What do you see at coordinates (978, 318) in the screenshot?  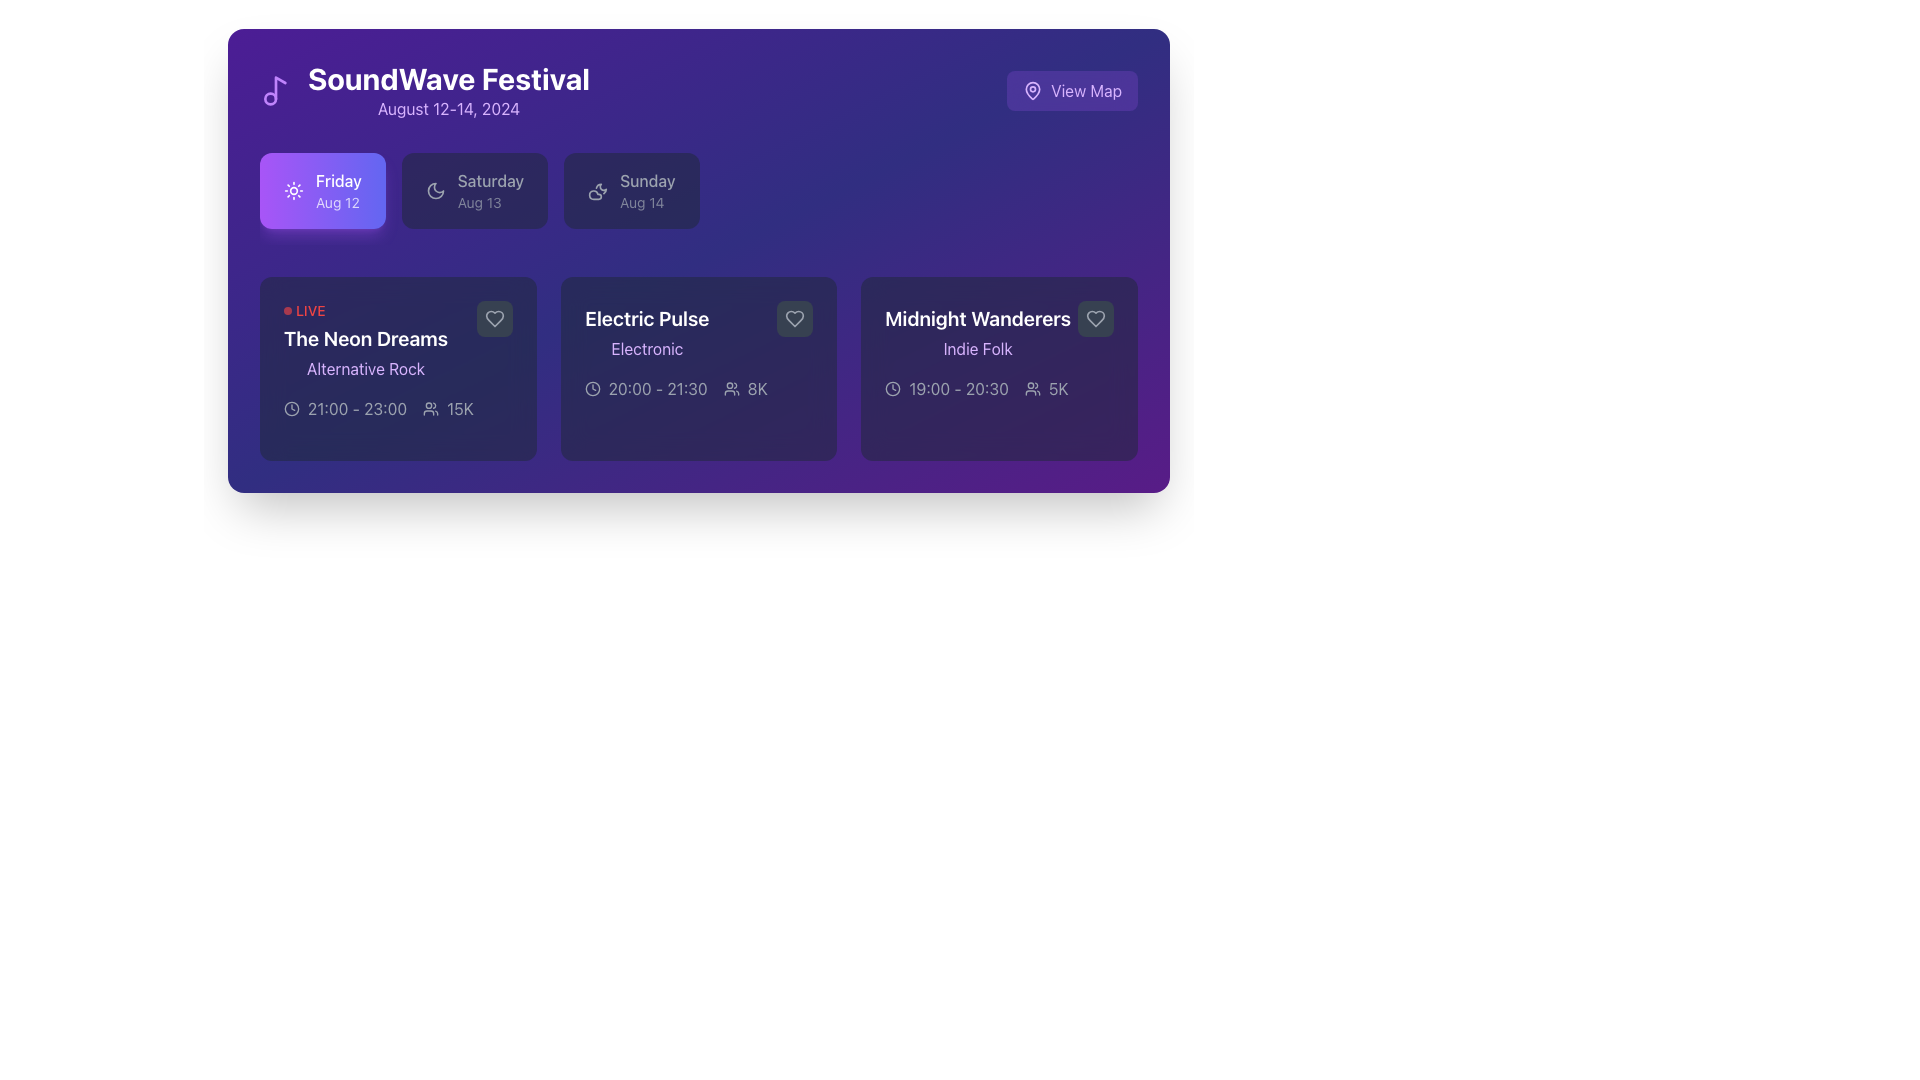 I see `text content of the header element that displays 'Midnight Wanderers', styled in bold and large font on a dark purple background, located in the third position of a horizontally aligned card list` at bounding box center [978, 318].